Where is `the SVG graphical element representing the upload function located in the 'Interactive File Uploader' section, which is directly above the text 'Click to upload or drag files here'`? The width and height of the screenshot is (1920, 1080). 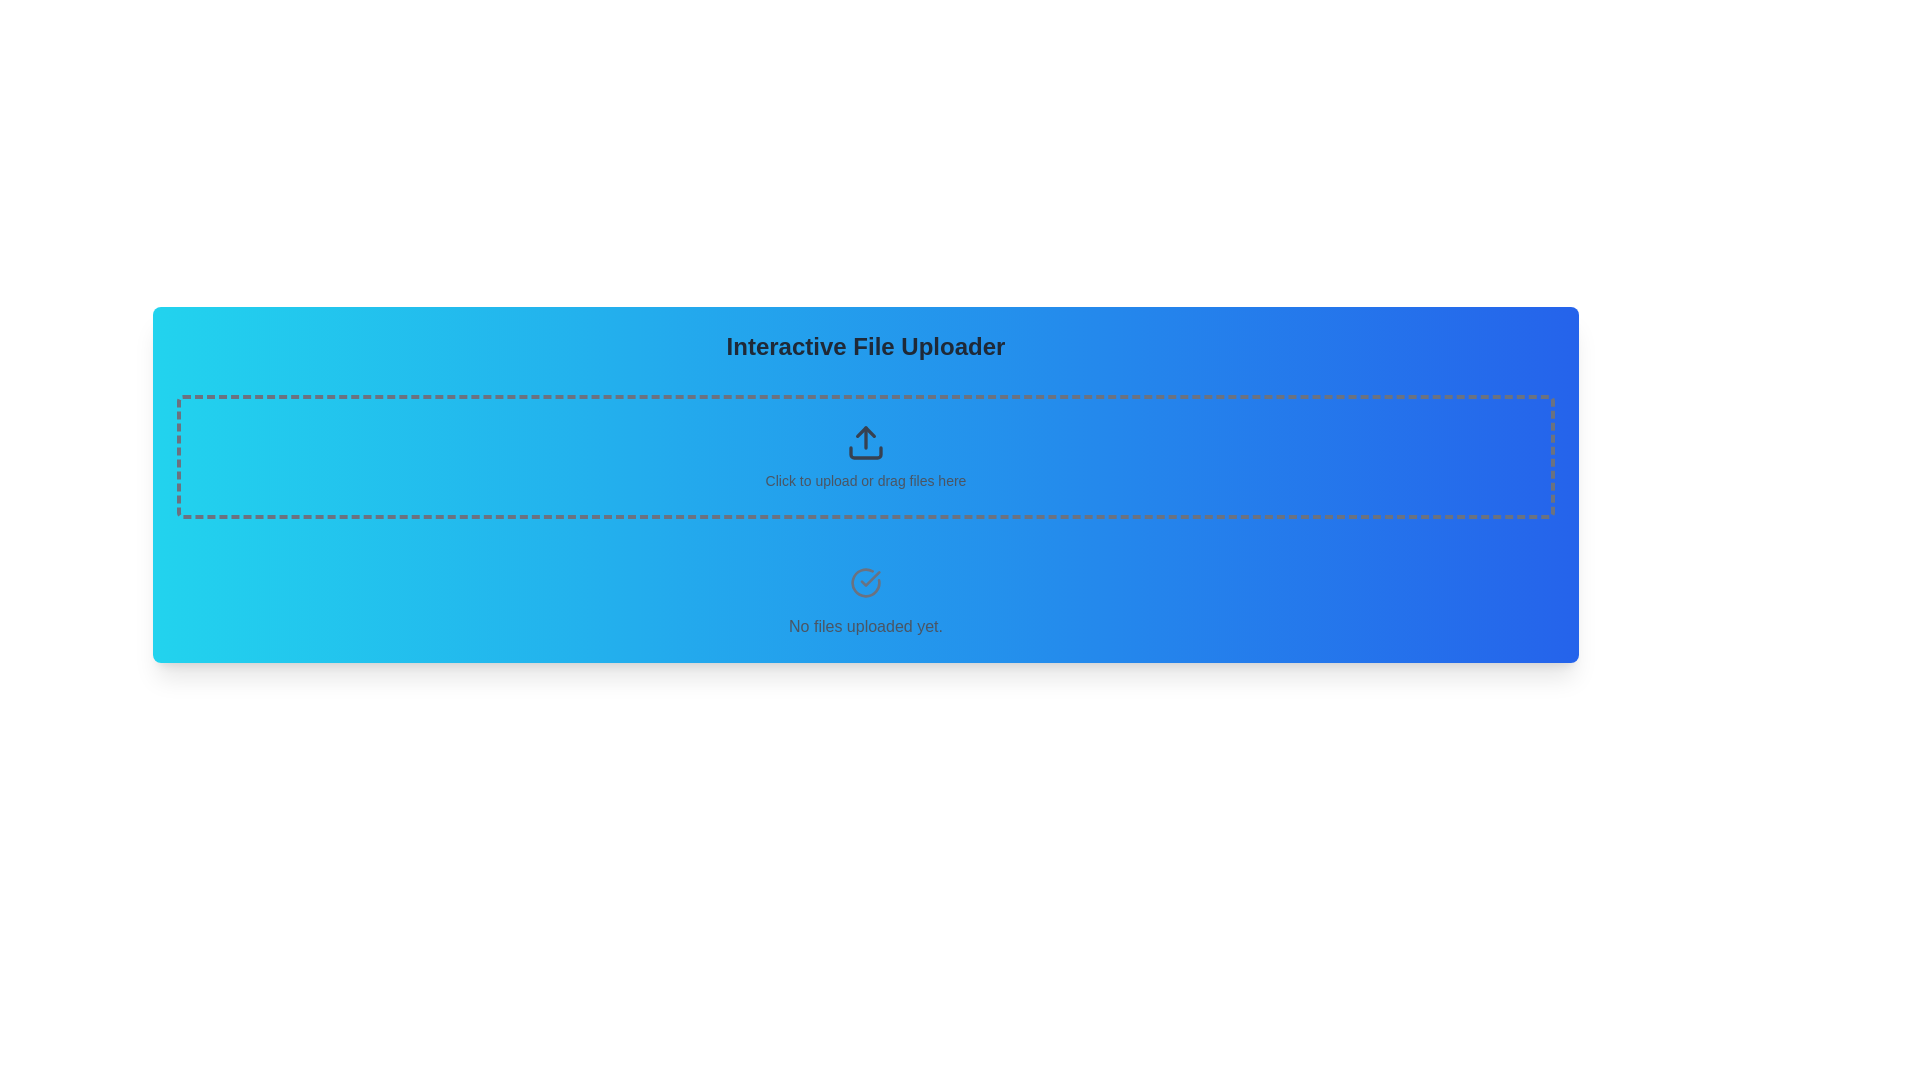 the SVG graphical element representing the upload function located in the 'Interactive File Uploader' section, which is directly above the text 'Click to upload or drag files here' is located at coordinates (865, 431).